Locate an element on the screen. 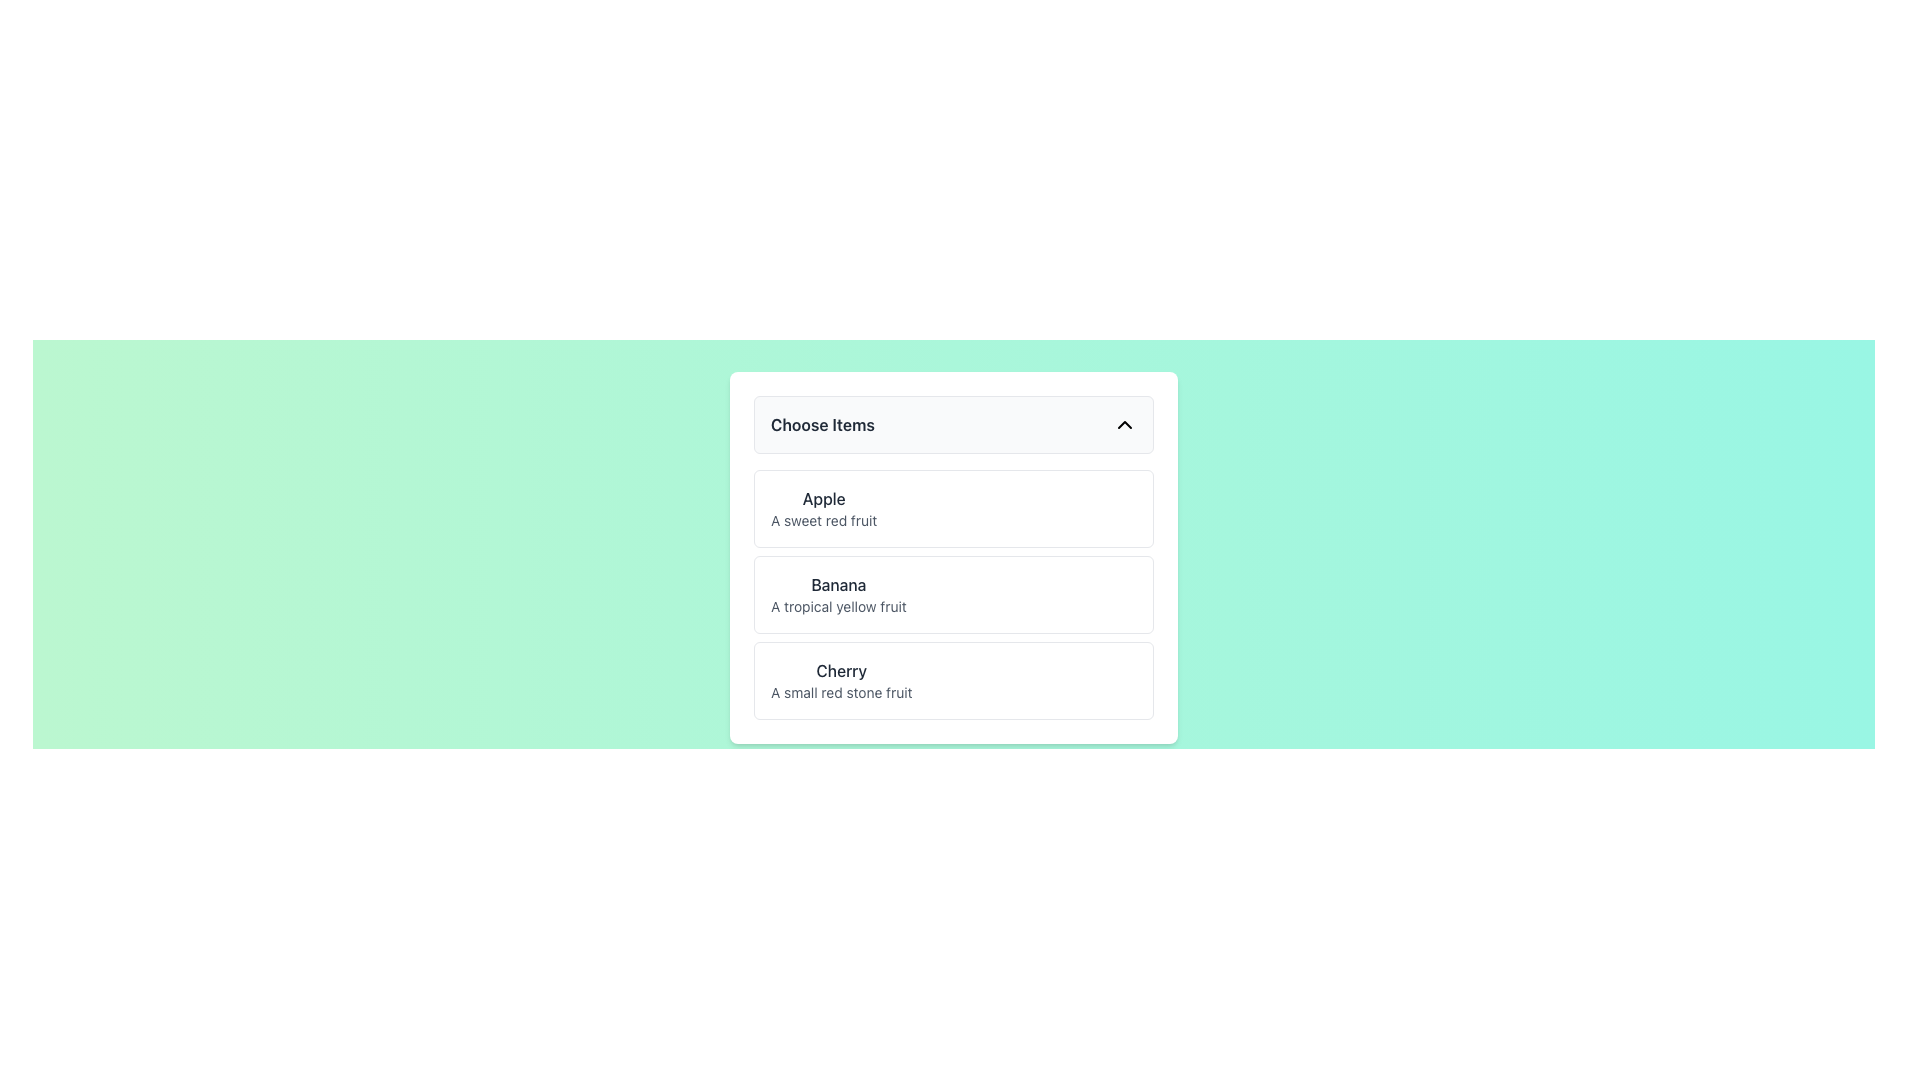 This screenshot has height=1080, width=1920. the text label that describes 'Apple', which reads 'A sweet red fruit' and is styled with a smaller font size and gray color, positioned just beneath the bold 'Apple' text is located at coordinates (824, 519).